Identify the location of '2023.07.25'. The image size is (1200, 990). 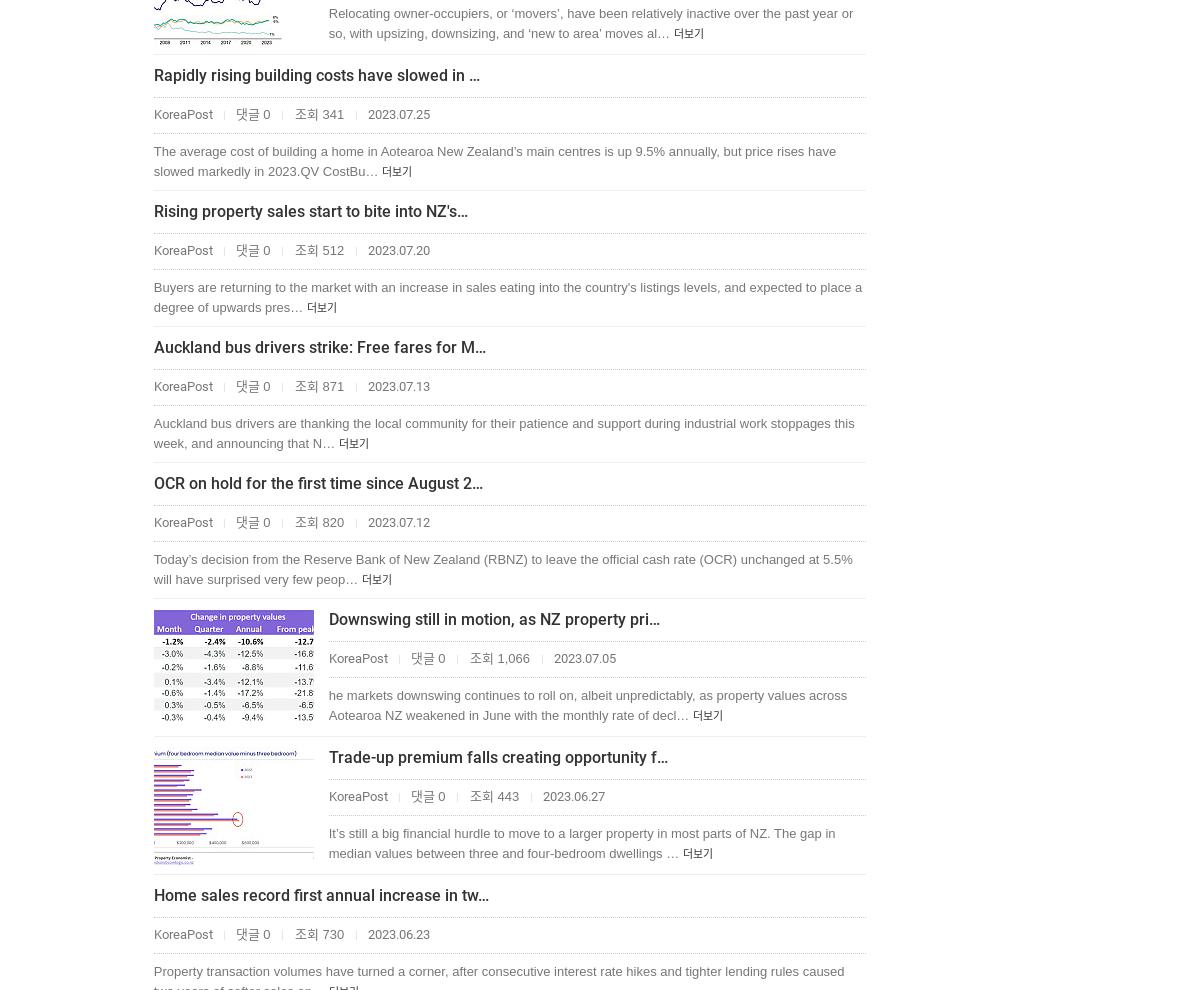
(396, 113).